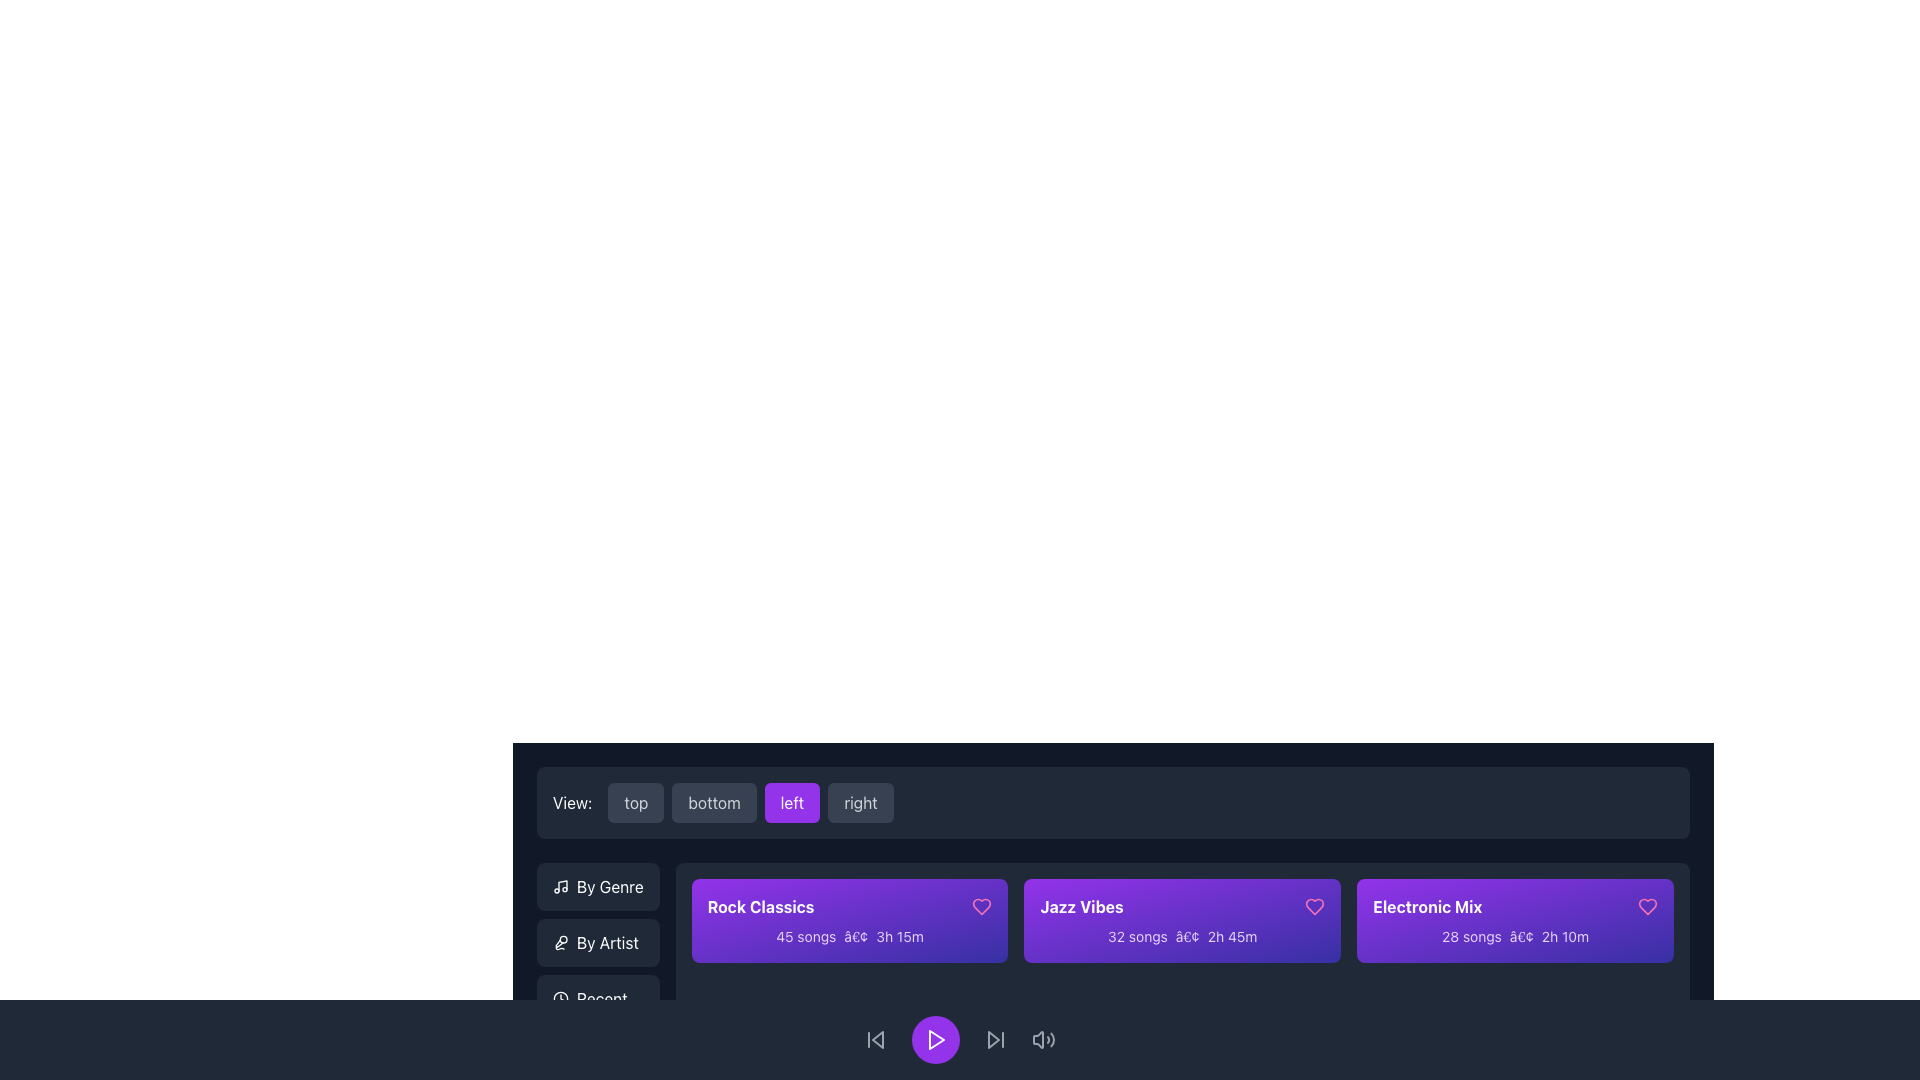 The width and height of the screenshot is (1920, 1080). Describe the element at coordinates (899, 936) in the screenshot. I see `the text label displaying '3h 15m' that is styled in light purple and positioned next to a dot separator in the playlist tile 'Rock Classics'` at that location.